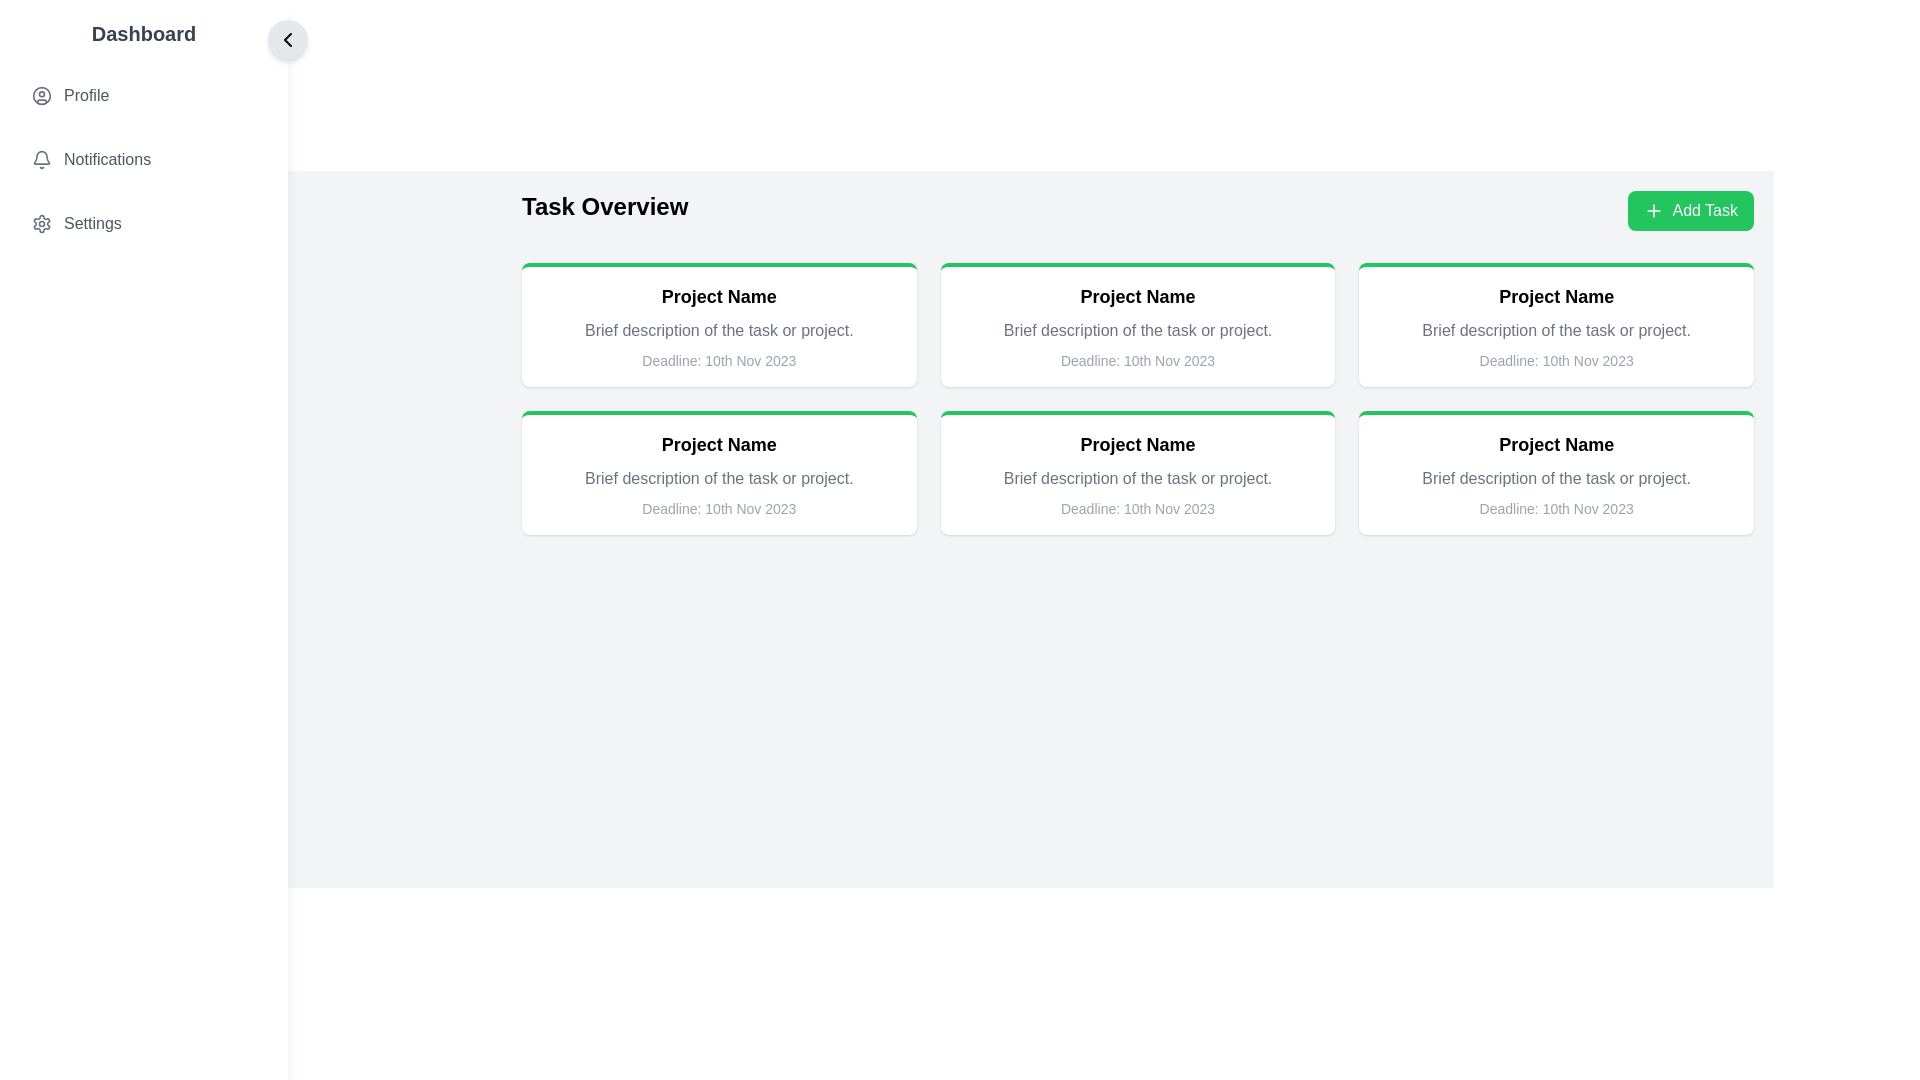 Image resolution: width=1920 pixels, height=1080 pixels. Describe the element at coordinates (719, 473) in the screenshot. I see `the Informational card located in the bottom row of a 3x2 grid layout, characterized by a white background, green header border, and containing the title 'Project Name'` at that location.